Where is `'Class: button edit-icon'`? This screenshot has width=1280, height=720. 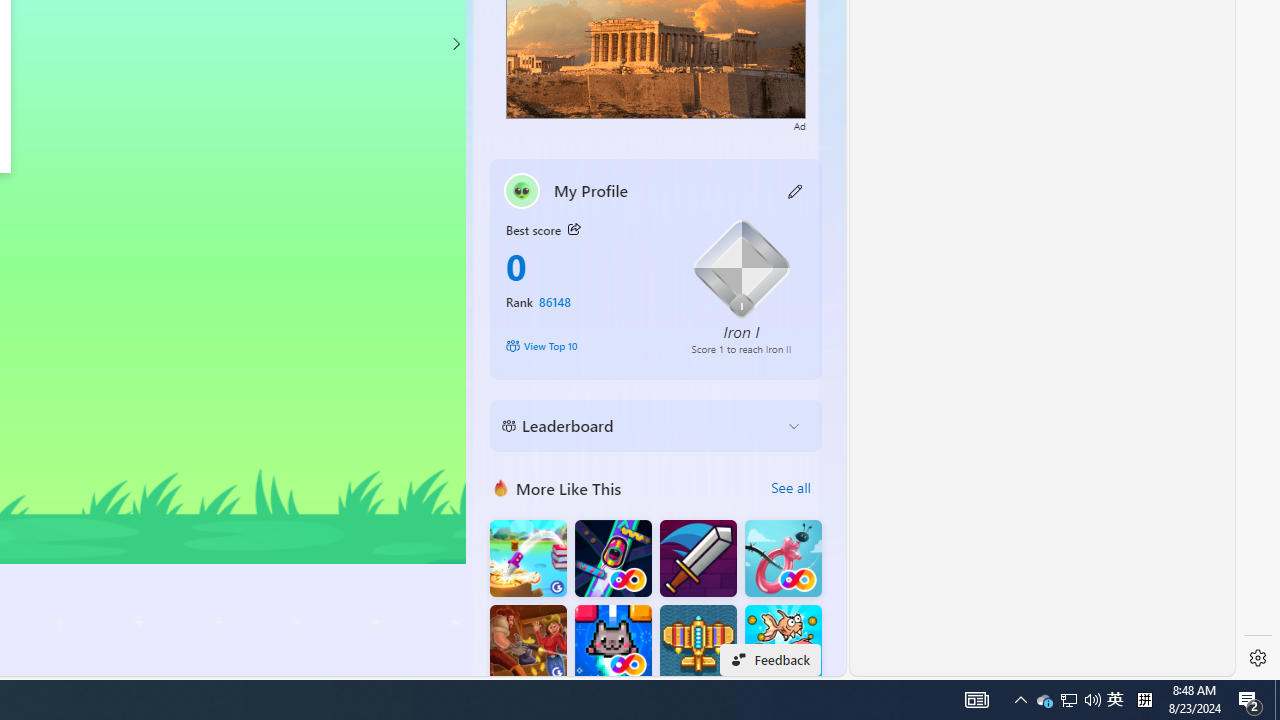
'Class: button edit-icon' is located at coordinates (795, 190).